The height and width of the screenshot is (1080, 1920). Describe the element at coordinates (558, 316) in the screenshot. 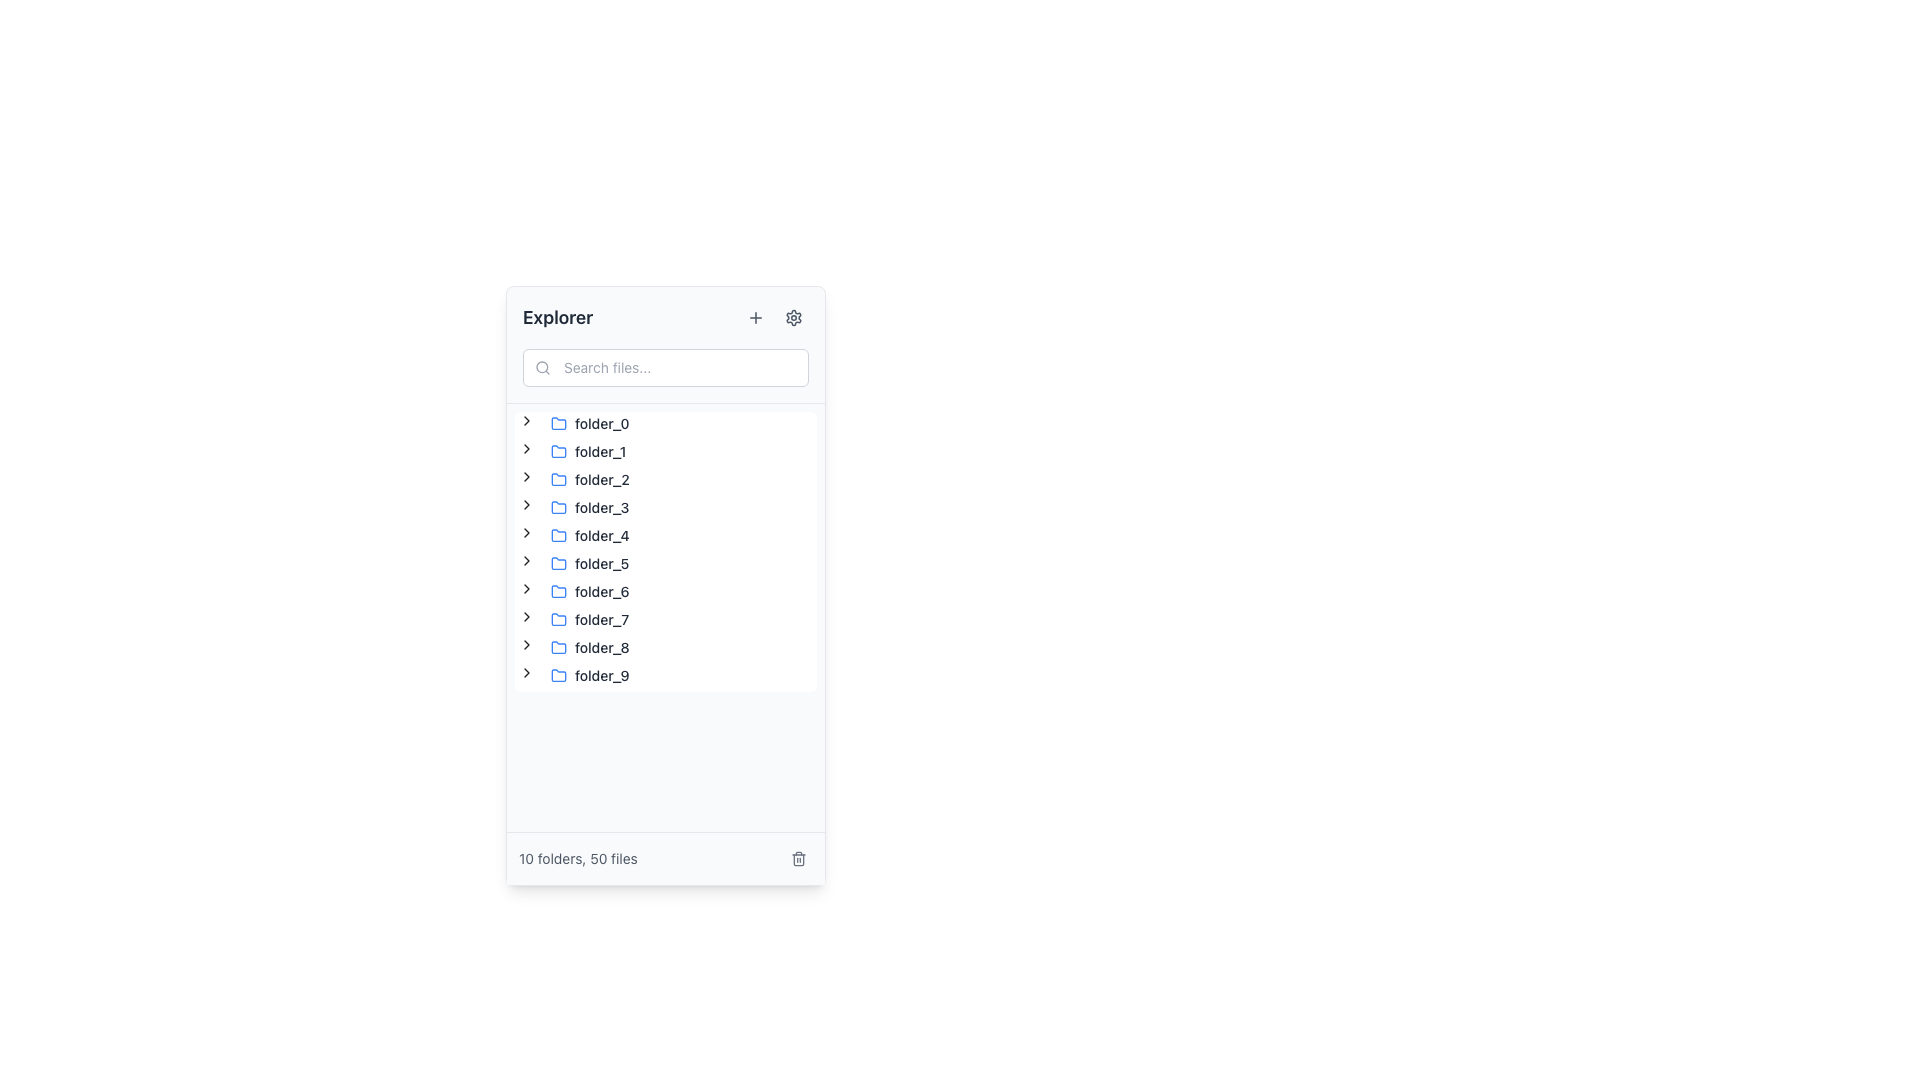

I see `the 'Explorer' text label, which is styled in bold, large font and displayed in dark gray, located at the top-left of the sidebar interface` at that location.